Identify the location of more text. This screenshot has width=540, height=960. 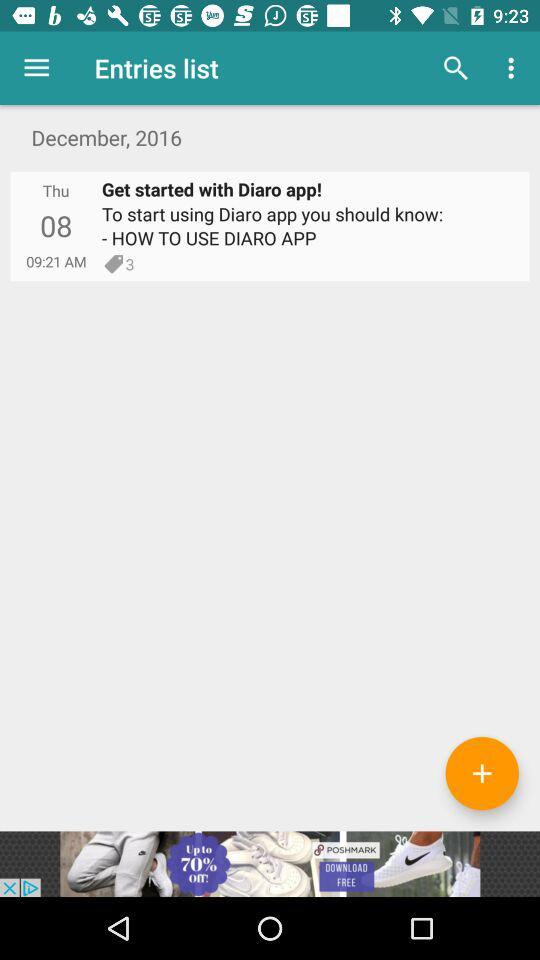
(481, 772).